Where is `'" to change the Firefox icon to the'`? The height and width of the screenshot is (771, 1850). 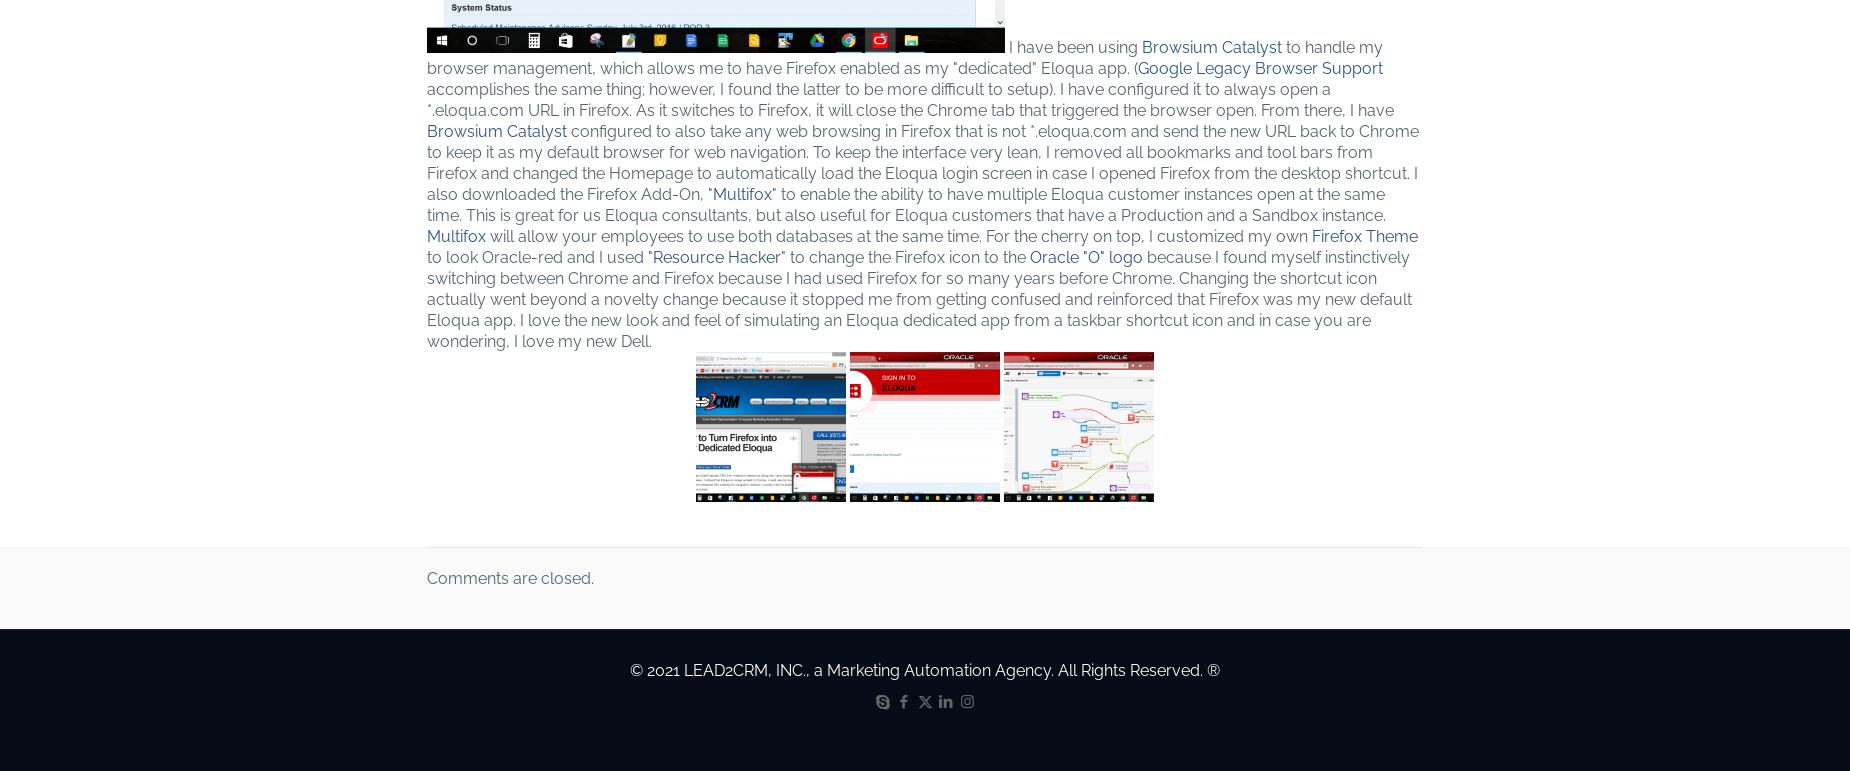
'" to change the Firefox icon to the' is located at coordinates (905, 256).